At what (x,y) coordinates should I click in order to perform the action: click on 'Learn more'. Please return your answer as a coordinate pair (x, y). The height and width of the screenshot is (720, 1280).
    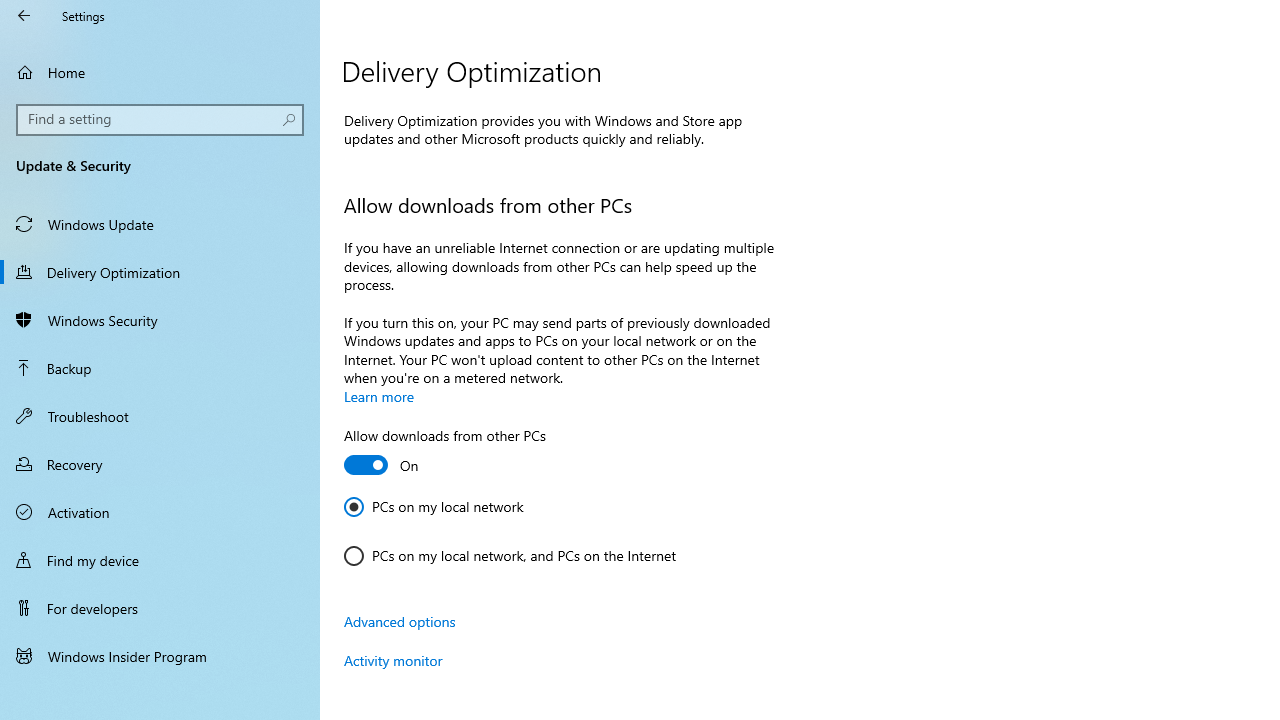
    Looking at the image, I should click on (379, 396).